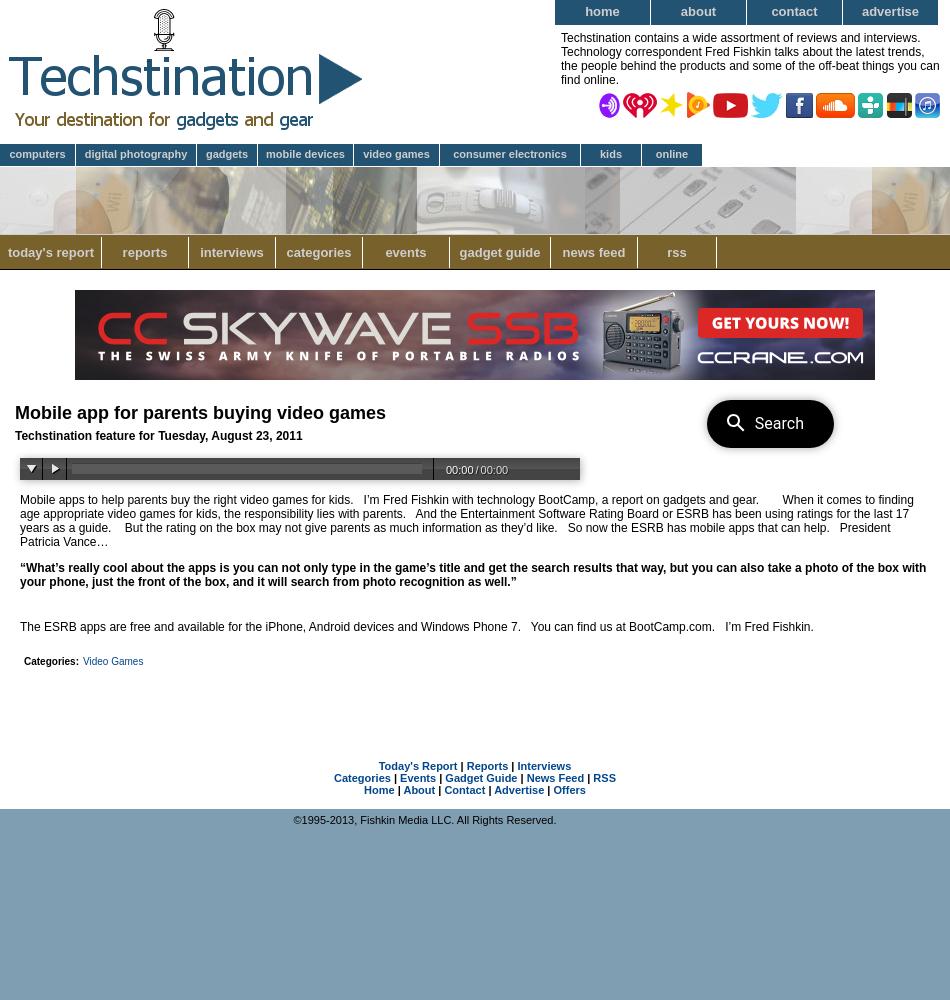 The width and height of the screenshot is (950, 1000). I want to click on 'Mobile app for parents buying video games', so click(15, 413).